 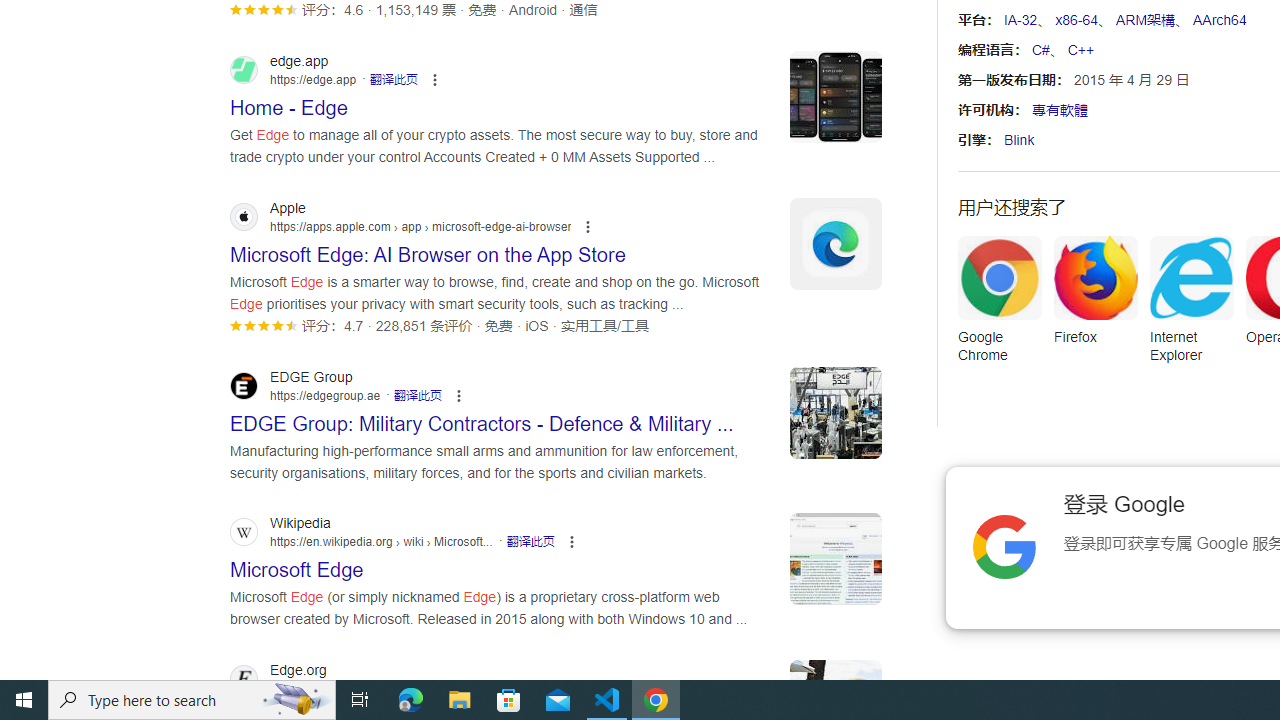 What do you see at coordinates (1218, 20) in the screenshot?
I see `'AArch64'` at bounding box center [1218, 20].